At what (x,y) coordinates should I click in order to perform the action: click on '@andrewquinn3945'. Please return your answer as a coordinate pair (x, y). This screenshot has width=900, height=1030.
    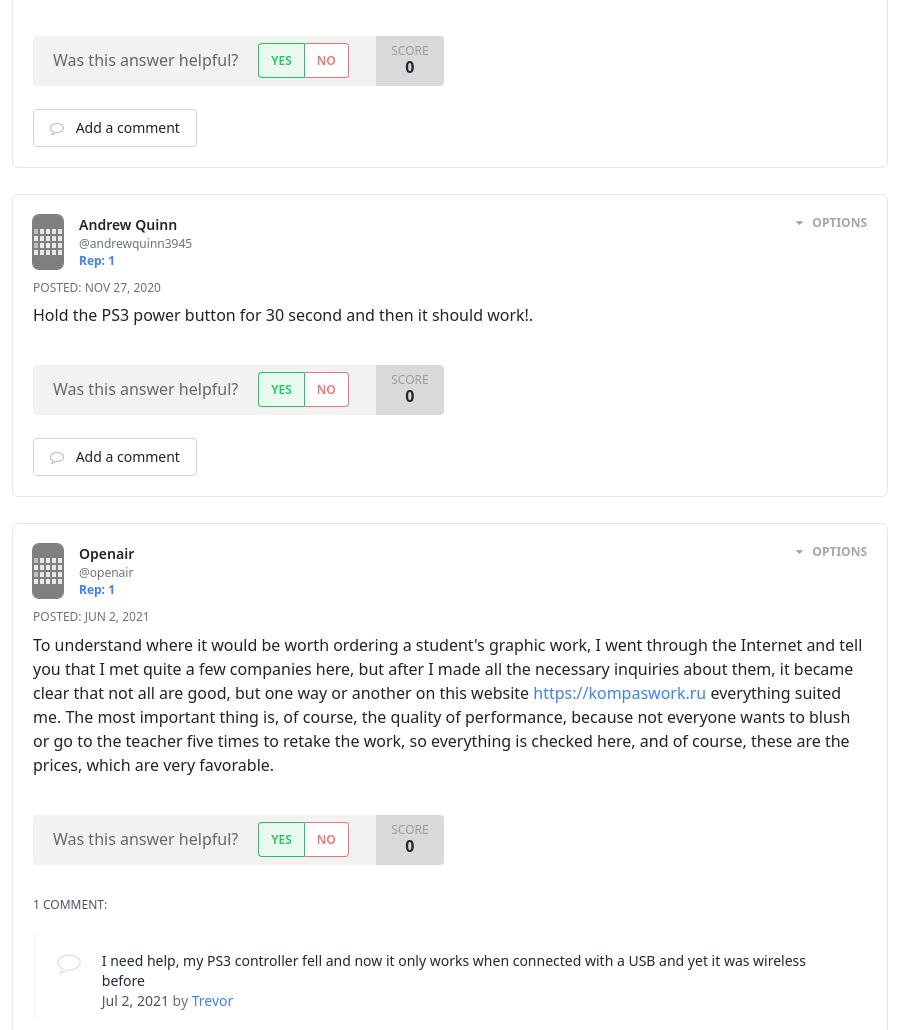
    Looking at the image, I should click on (78, 242).